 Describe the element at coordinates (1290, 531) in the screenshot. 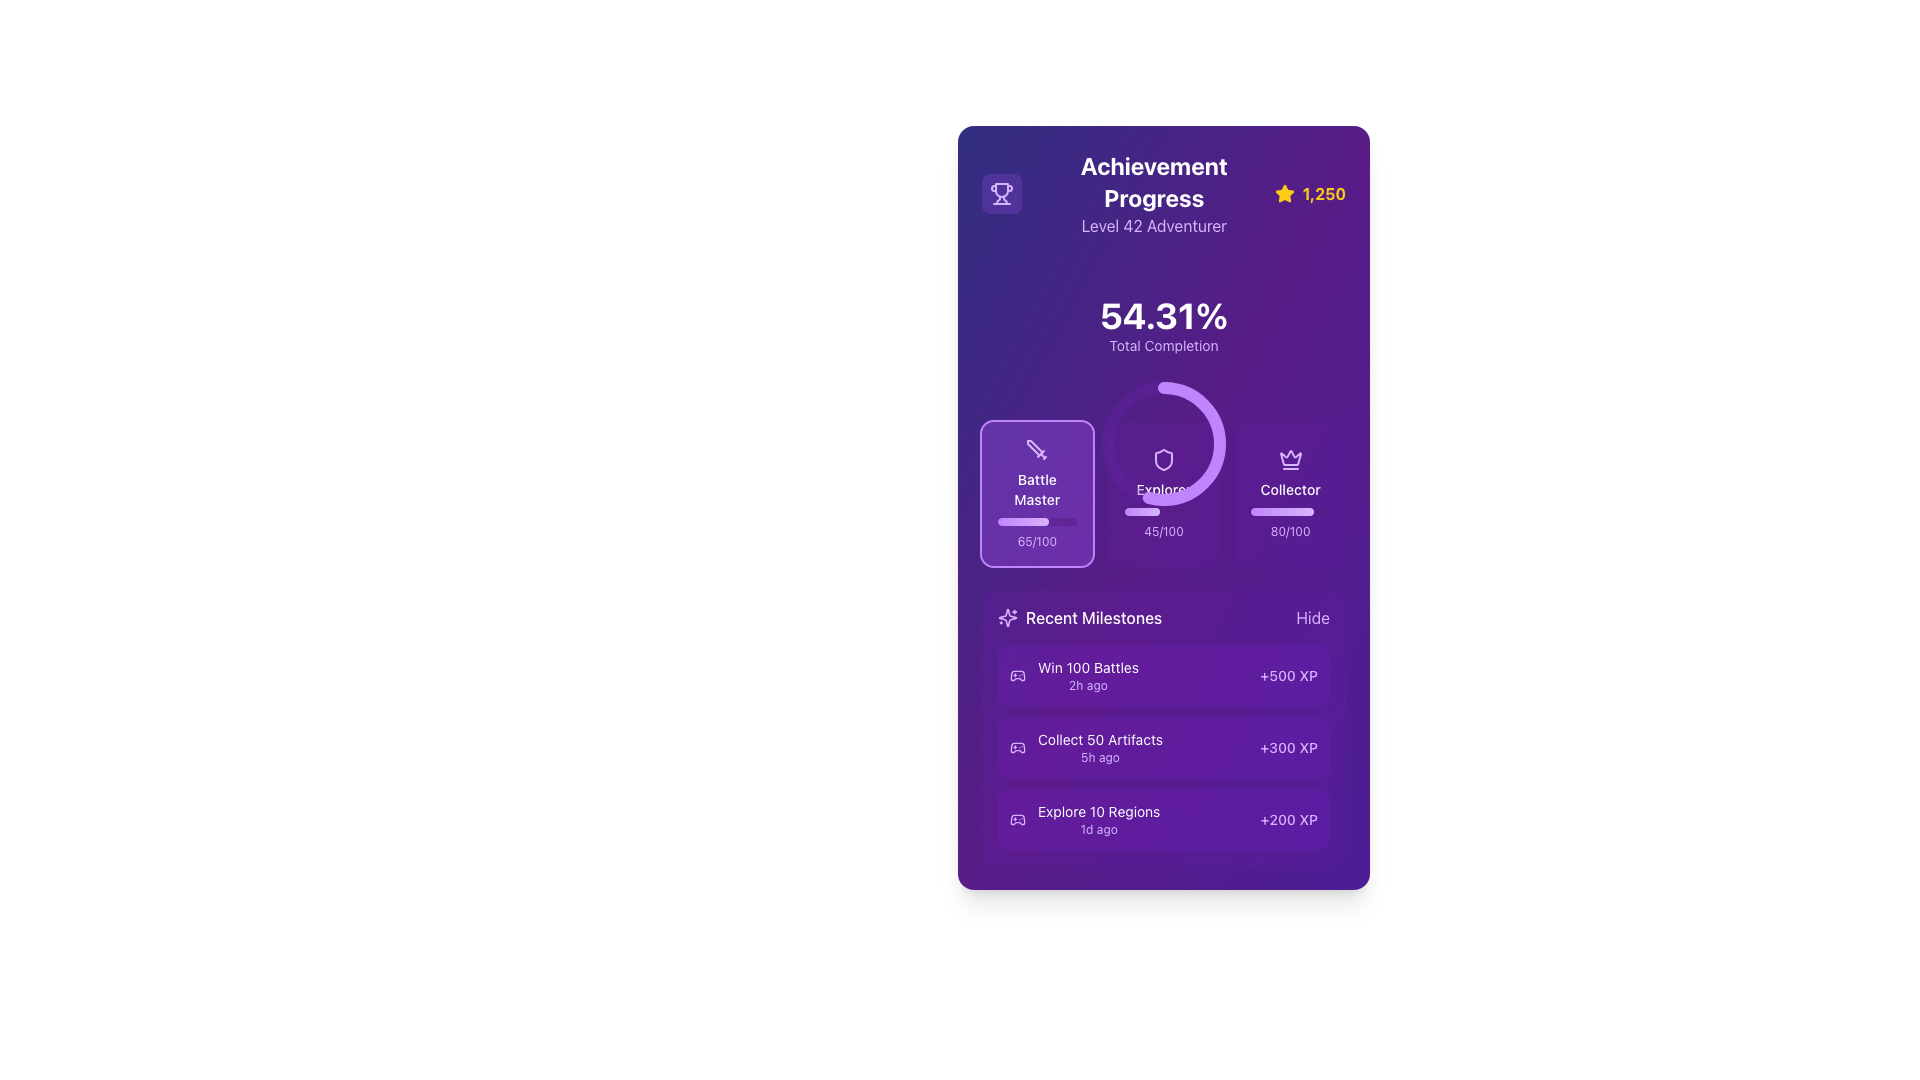

I see `the progress display text under the 'Collector' badge in the achievement progress section, which is non-interactive and purely informative` at that location.